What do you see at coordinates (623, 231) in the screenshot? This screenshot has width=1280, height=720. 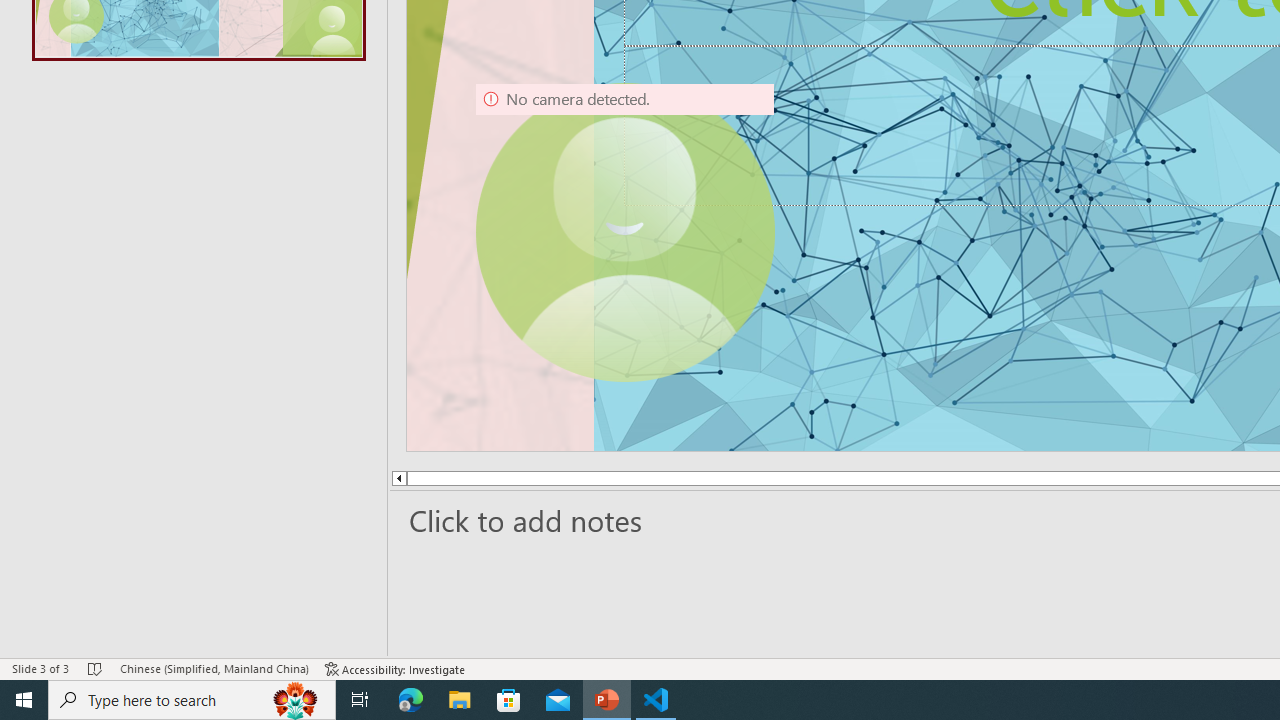 I see `'Camera 9, No camera detected.'` at bounding box center [623, 231].